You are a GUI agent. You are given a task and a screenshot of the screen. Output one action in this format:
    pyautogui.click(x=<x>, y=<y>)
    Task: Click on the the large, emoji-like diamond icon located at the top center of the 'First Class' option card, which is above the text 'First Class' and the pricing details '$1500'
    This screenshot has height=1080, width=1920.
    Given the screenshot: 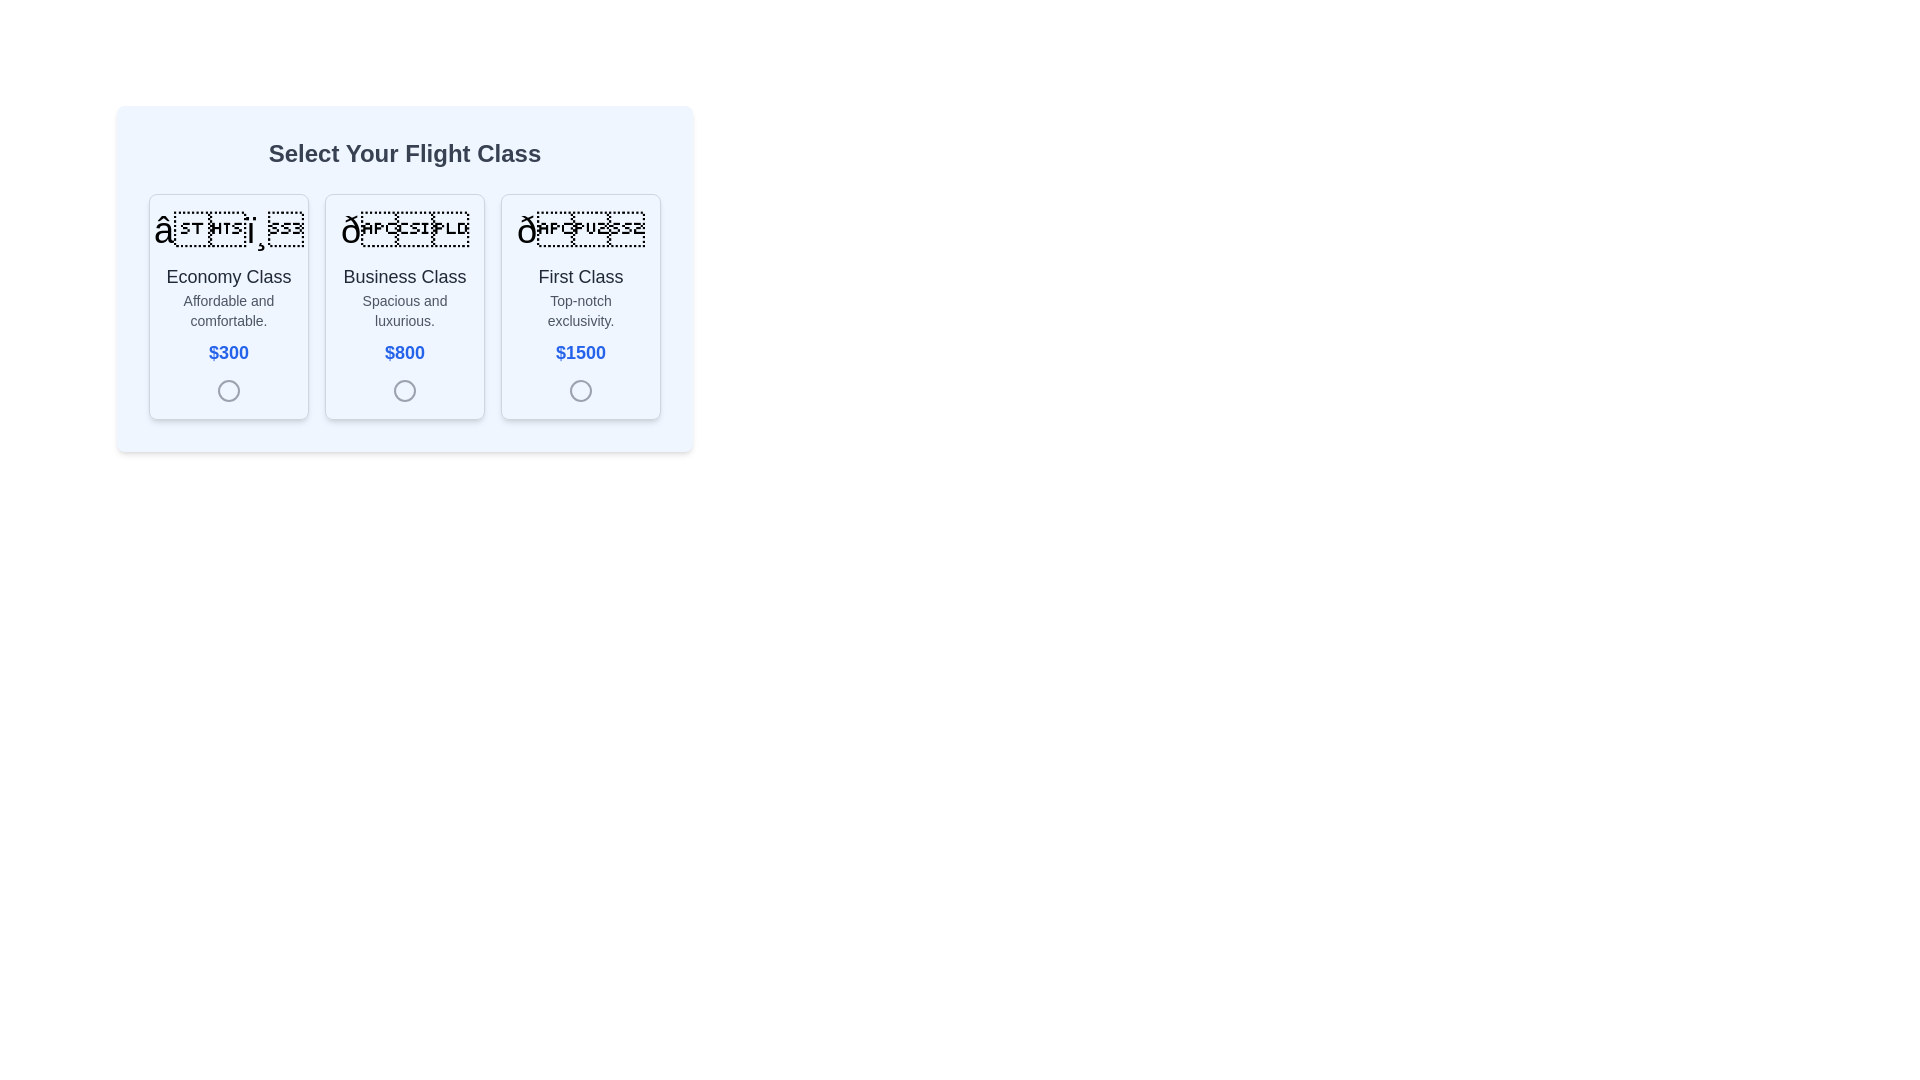 What is the action you would take?
    pyautogui.click(x=579, y=230)
    